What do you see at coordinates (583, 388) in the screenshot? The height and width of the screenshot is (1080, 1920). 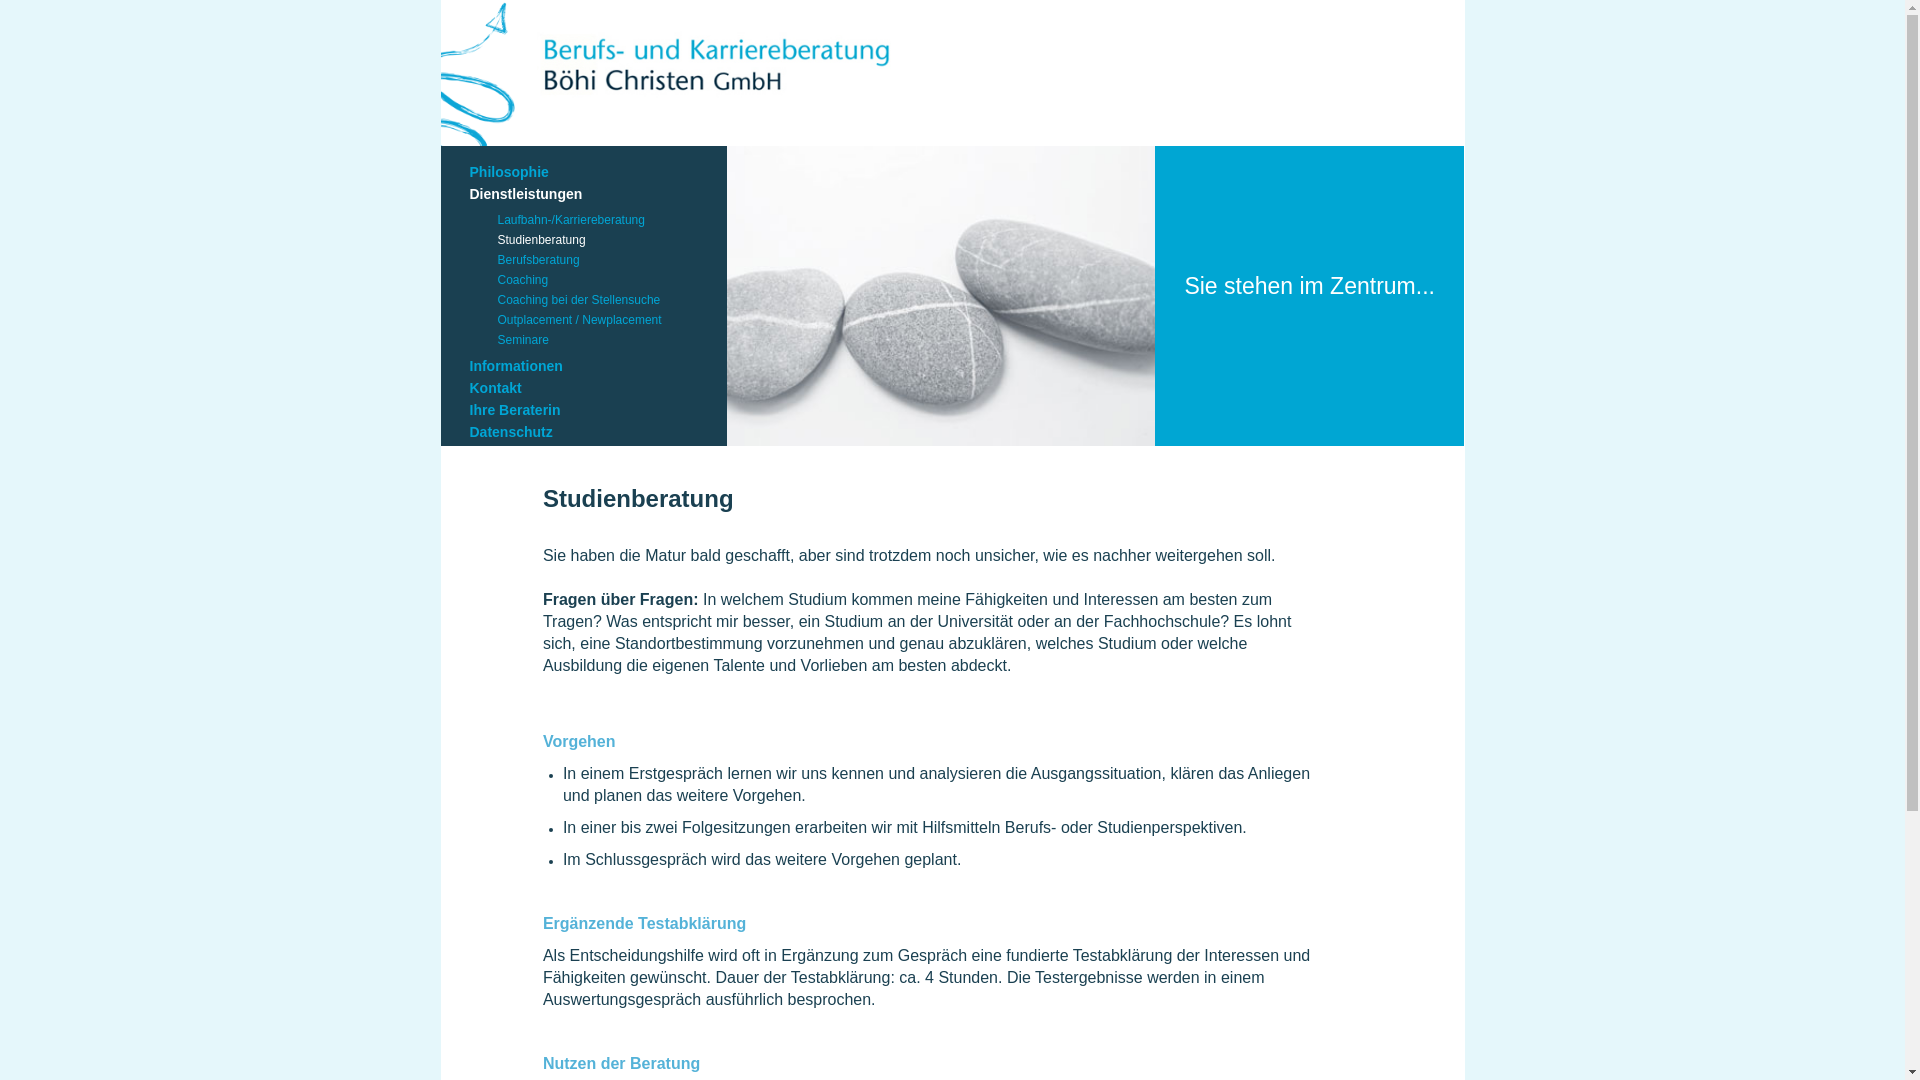 I see `'Kontakt'` at bounding box center [583, 388].